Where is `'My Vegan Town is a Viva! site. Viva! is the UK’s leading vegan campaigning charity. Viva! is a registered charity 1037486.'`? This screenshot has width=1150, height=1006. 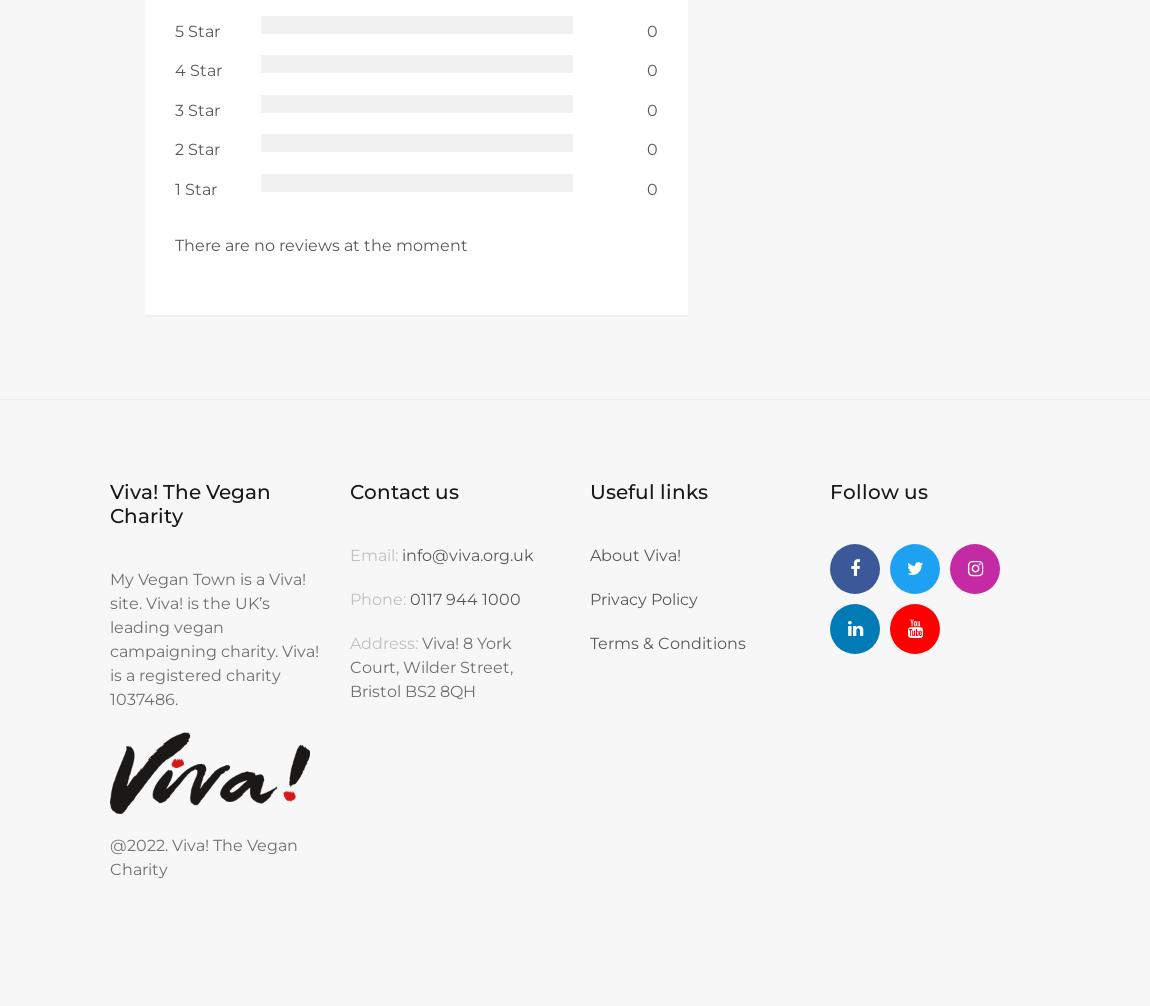
'My Vegan Town is a Viva! site. Viva! is the UK’s leading vegan campaigning charity. Viva! is a registered charity 1037486.' is located at coordinates (213, 639).